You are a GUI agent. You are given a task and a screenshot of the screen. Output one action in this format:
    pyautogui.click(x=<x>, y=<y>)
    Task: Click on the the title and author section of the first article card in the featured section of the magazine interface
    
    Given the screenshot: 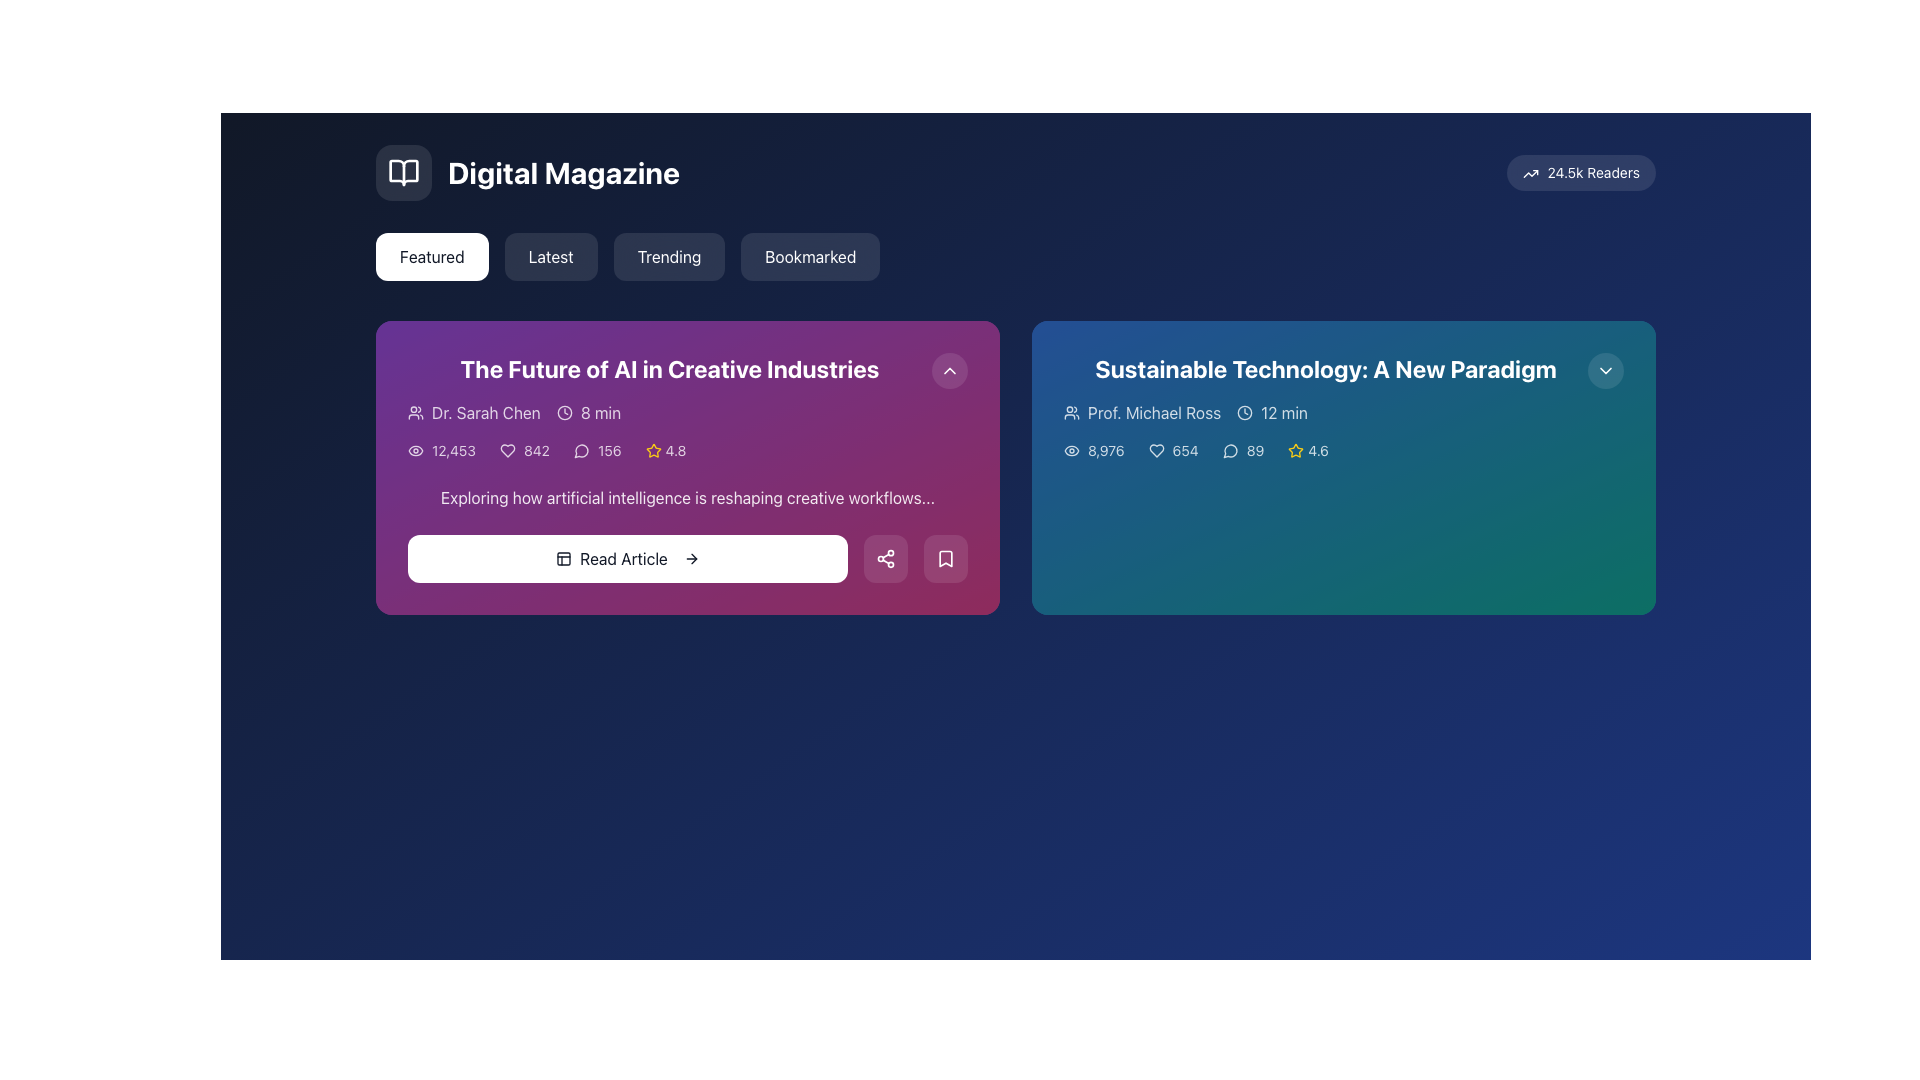 What is the action you would take?
    pyautogui.click(x=687, y=397)
    